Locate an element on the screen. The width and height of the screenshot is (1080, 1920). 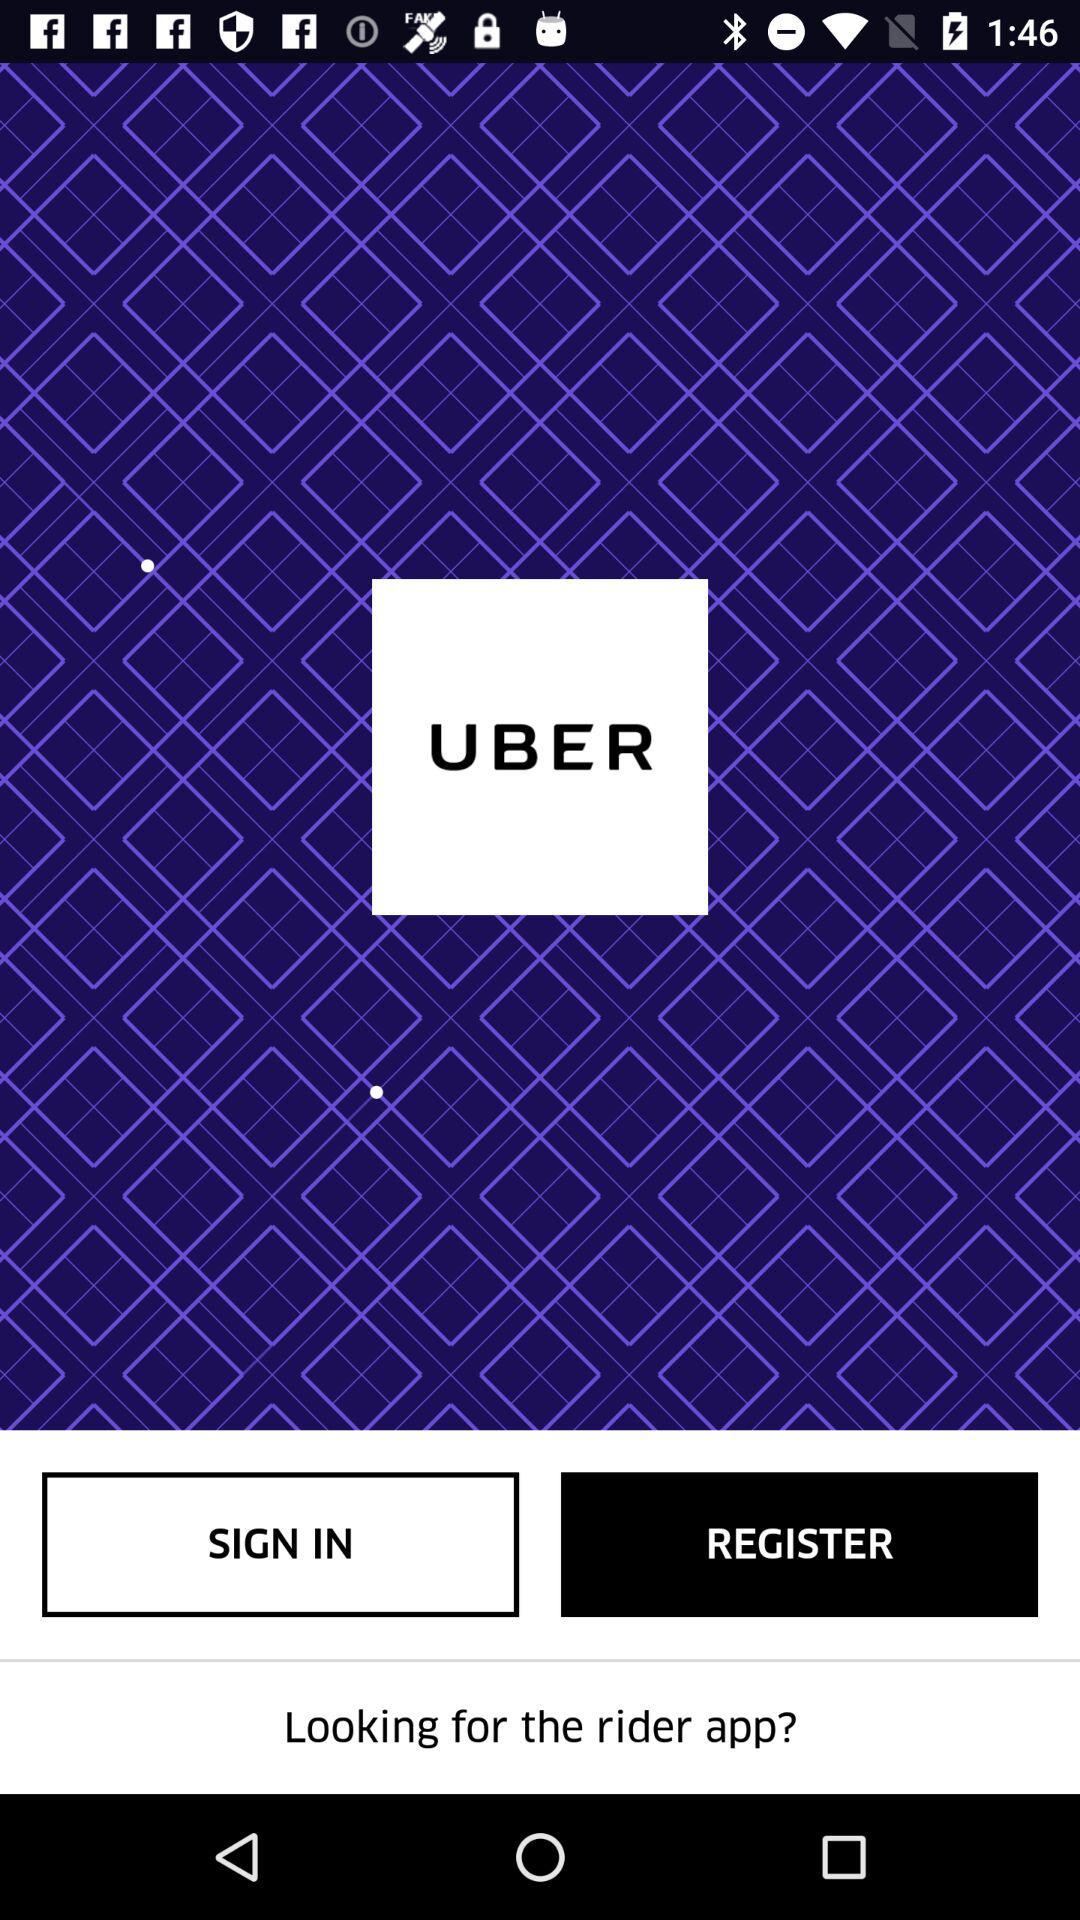
item next to sign in item is located at coordinates (798, 1543).